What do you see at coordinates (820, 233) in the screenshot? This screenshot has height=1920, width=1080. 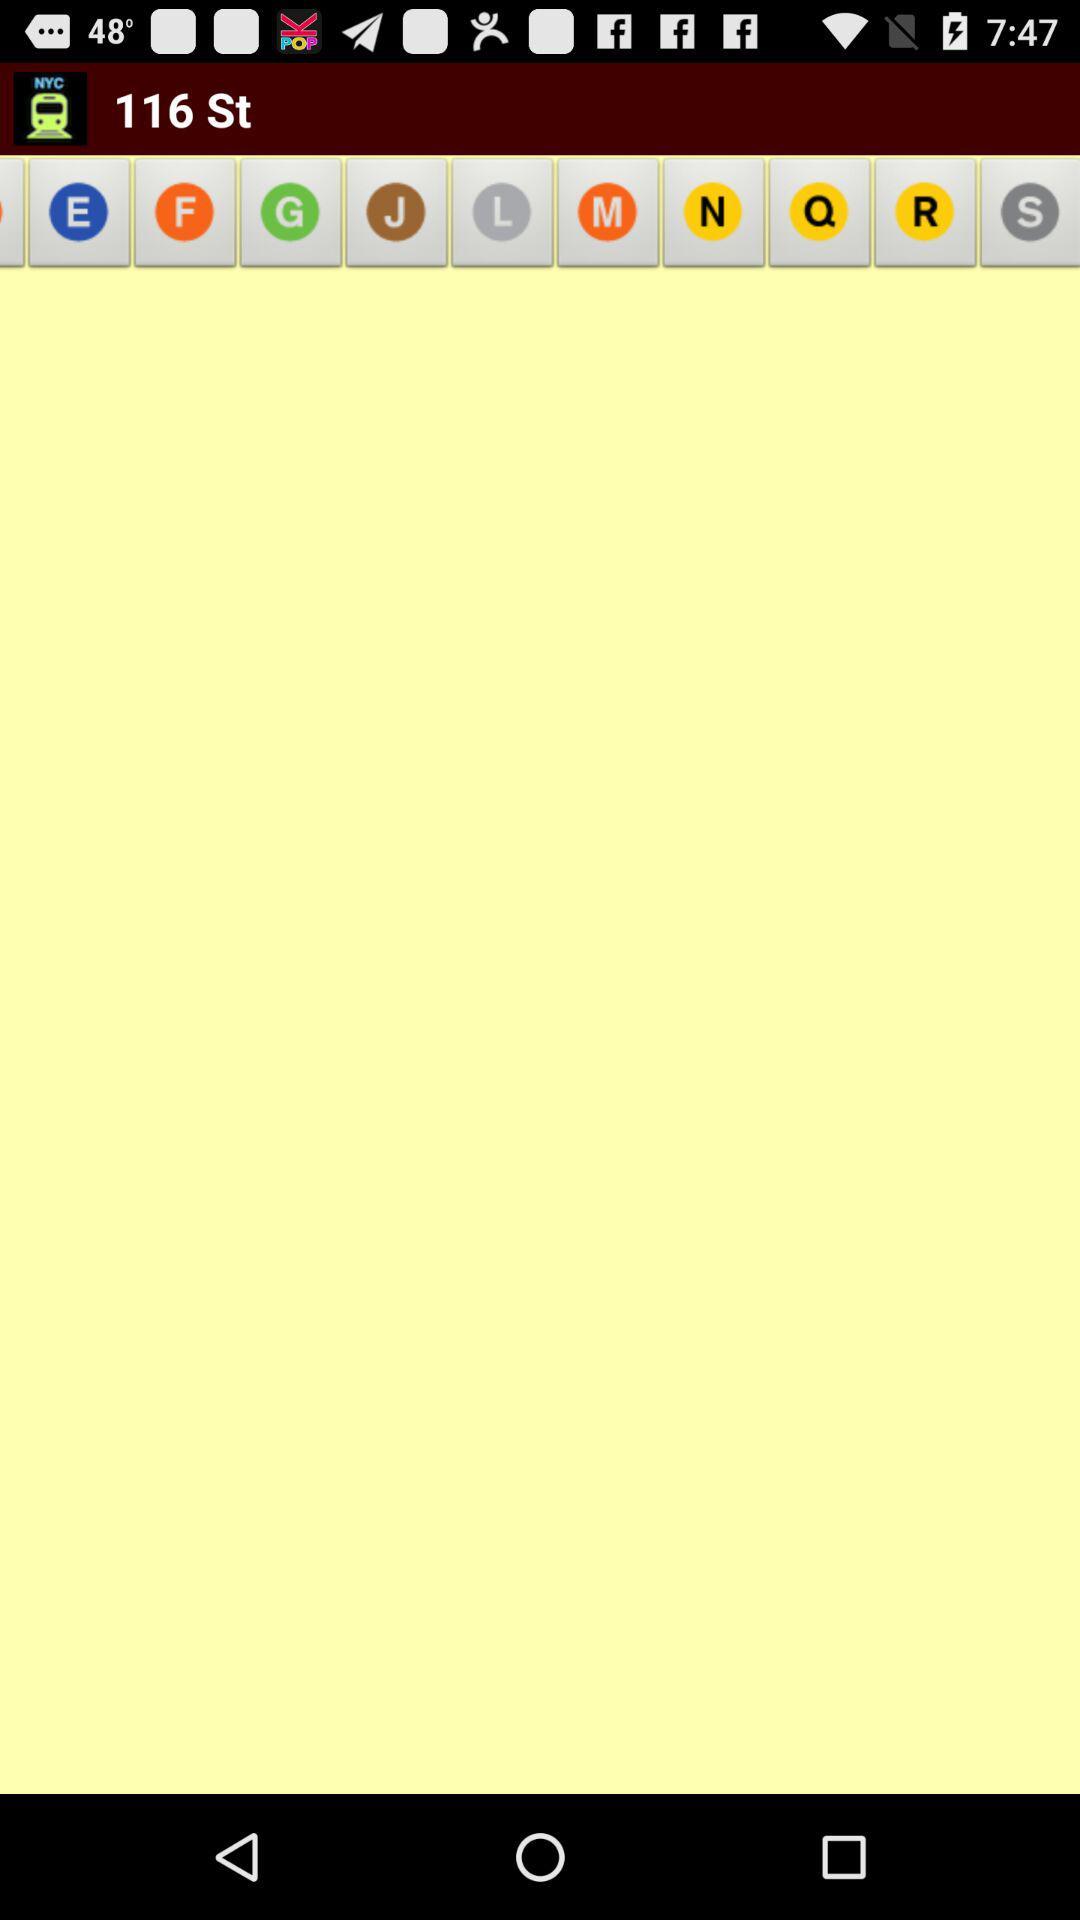 I see `the search icon` at bounding box center [820, 233].